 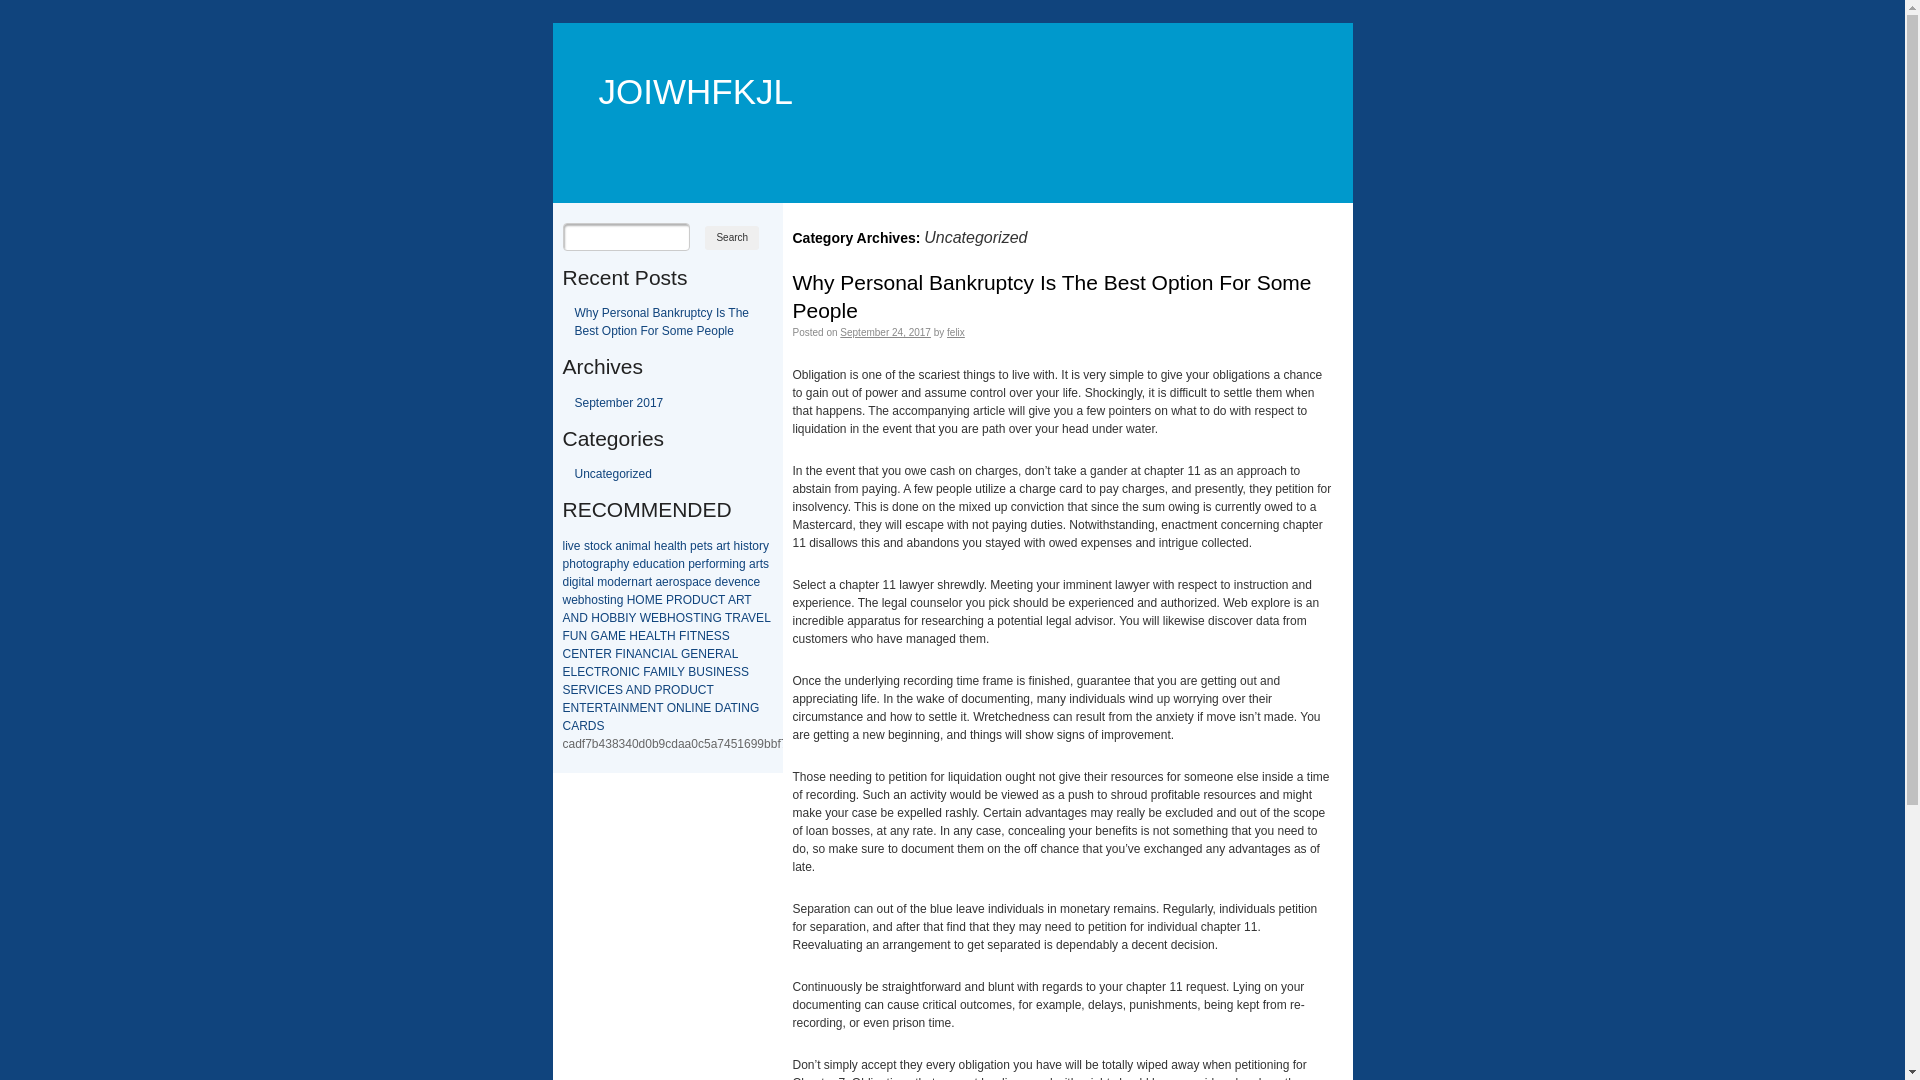 What do you see at coordinates (724, 636) in the screenshot?
I see `'S'` at bounding box center [724, 636].